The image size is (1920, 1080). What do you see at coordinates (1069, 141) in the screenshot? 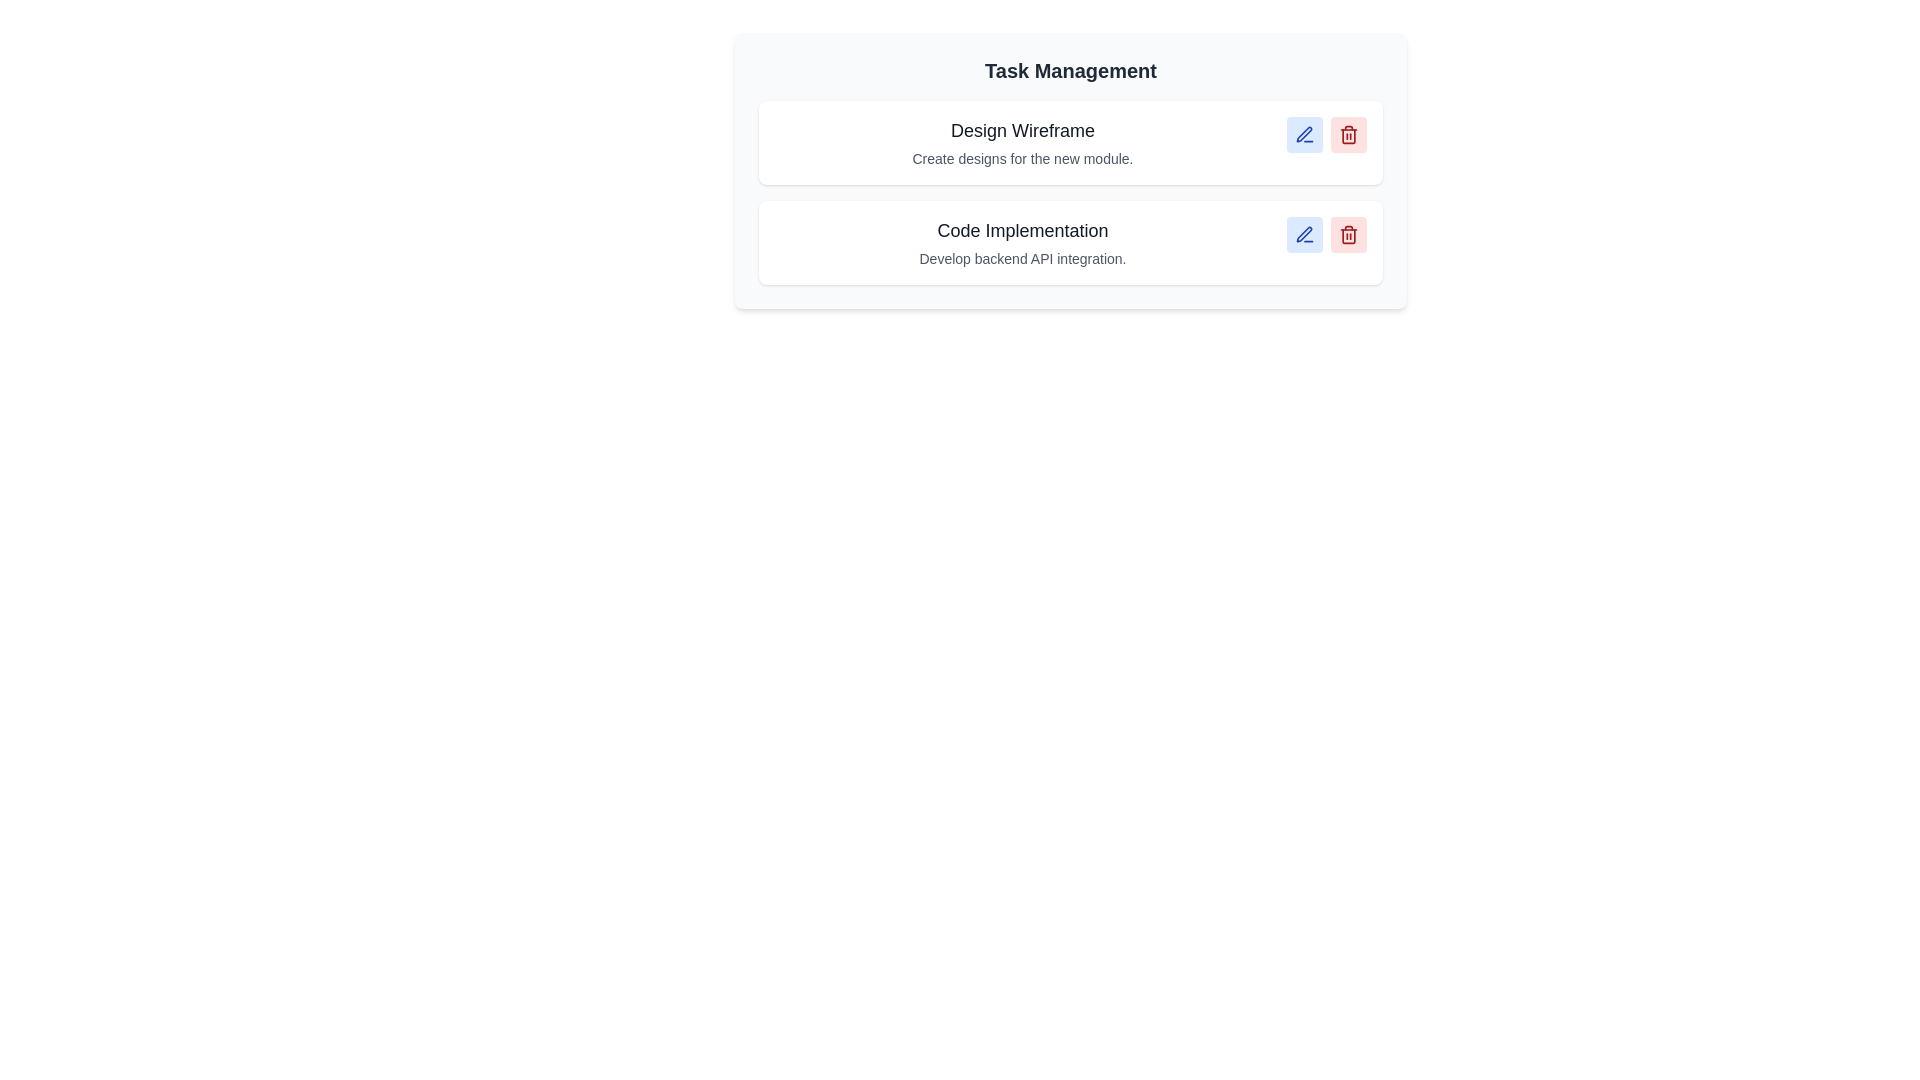
I see `the task item to highlight it` at bounding box center [1069, 141].